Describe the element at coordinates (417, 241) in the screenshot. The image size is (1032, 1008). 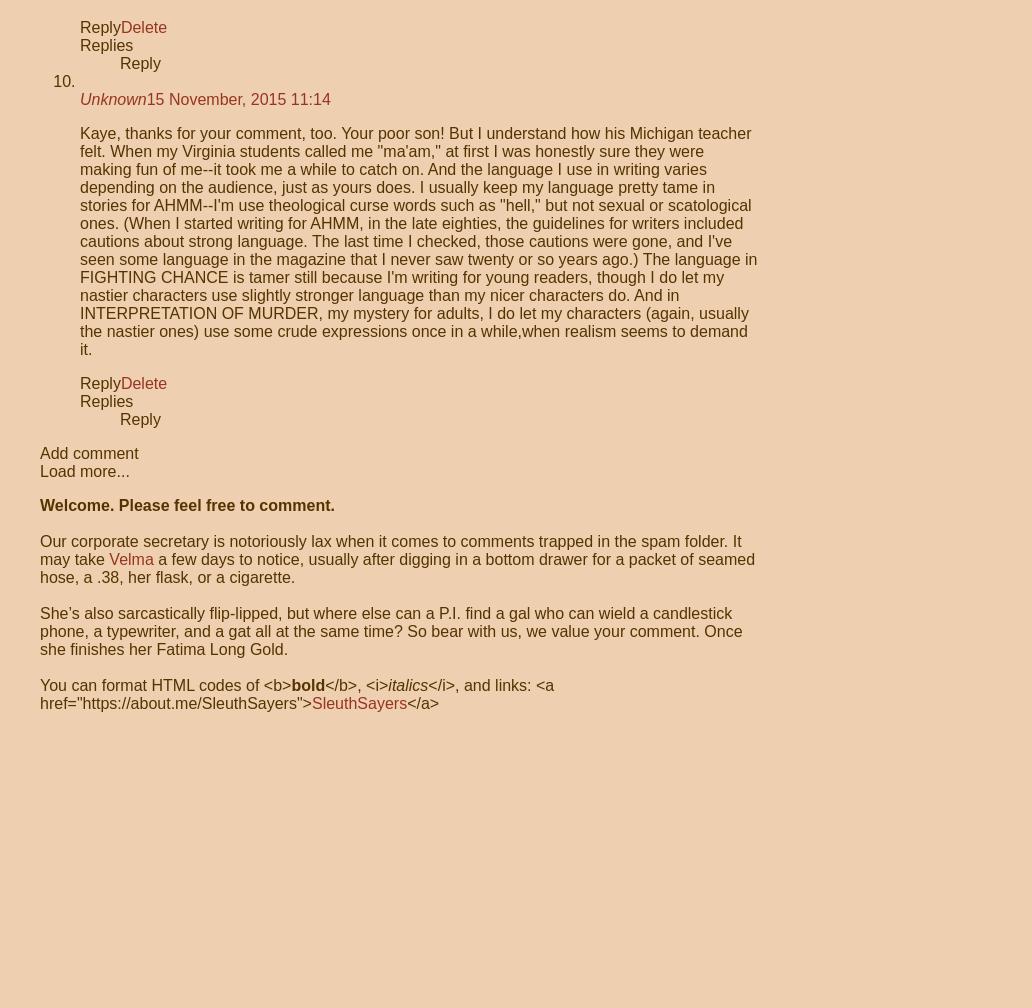
I see `'Kaye, thanks for your comment, too. Your poor son! But I understand how his Michigan teacher felt. When my Virginia students called me "ma'am," at first I was honestly sure they were making fun of me--it took me a while to catch on. And the language I use in writing varies depending on the audience, just as yours does. I usually keep my language pretty tame in stories for AHMM--I'm use theological curse words such as "hell," but not sexual or scatological ones. (When I started writing for AHMM, in the late eighties, the guidelines for writers included cautions about strong language. The last time I checked, those cautions were gone, and I've seen some language in the magazine that I never saw twenty or so years ago.) The language in FIGHTING CHANCE is tamer still because I'm writing for young readers, though I do let my nastier characters use slightly stronger language than my nicer characters do. And in INTERPRETATION OF MURDER, my mystery for adults, I do let my characters (again, usually the nastier ones) use some crude expressions once in a while,when realism seems to demand it.'` at that location.